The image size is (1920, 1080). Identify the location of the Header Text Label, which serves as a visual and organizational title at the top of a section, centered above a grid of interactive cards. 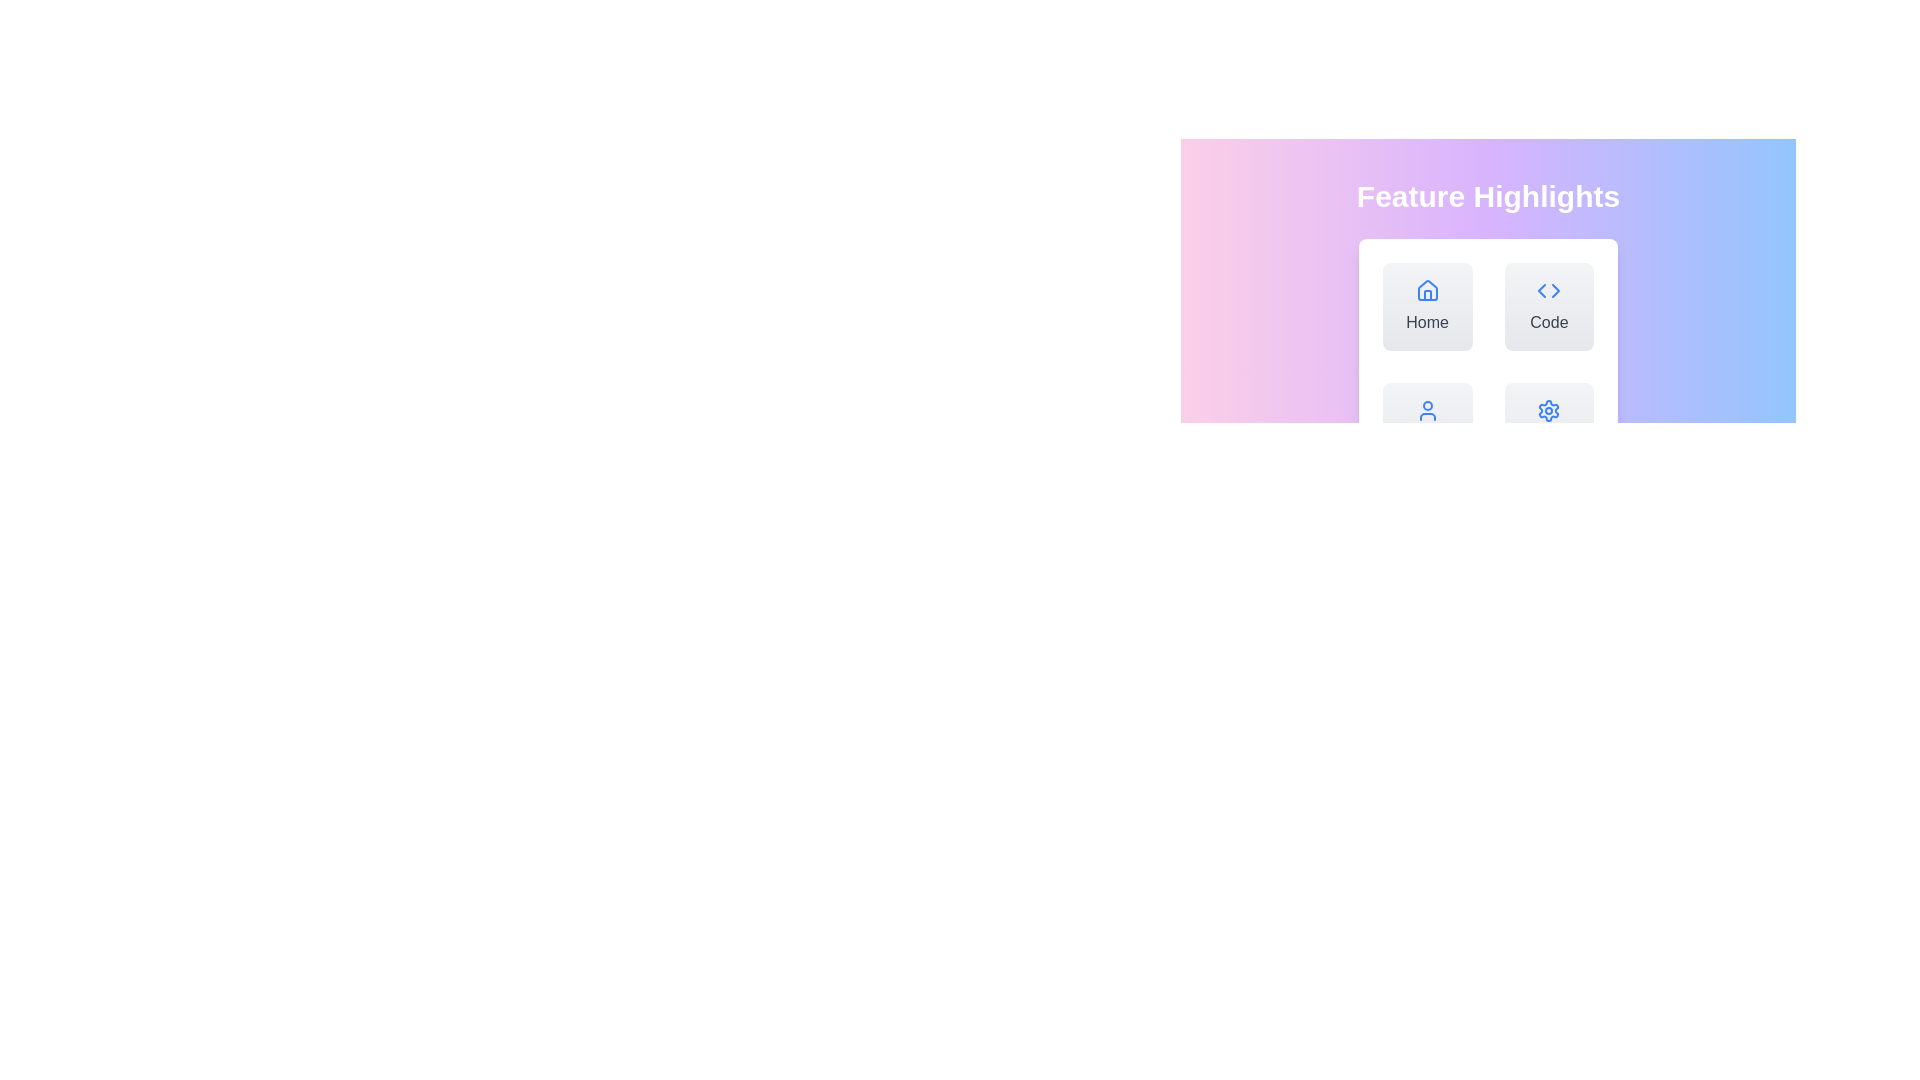
(1488, 196).